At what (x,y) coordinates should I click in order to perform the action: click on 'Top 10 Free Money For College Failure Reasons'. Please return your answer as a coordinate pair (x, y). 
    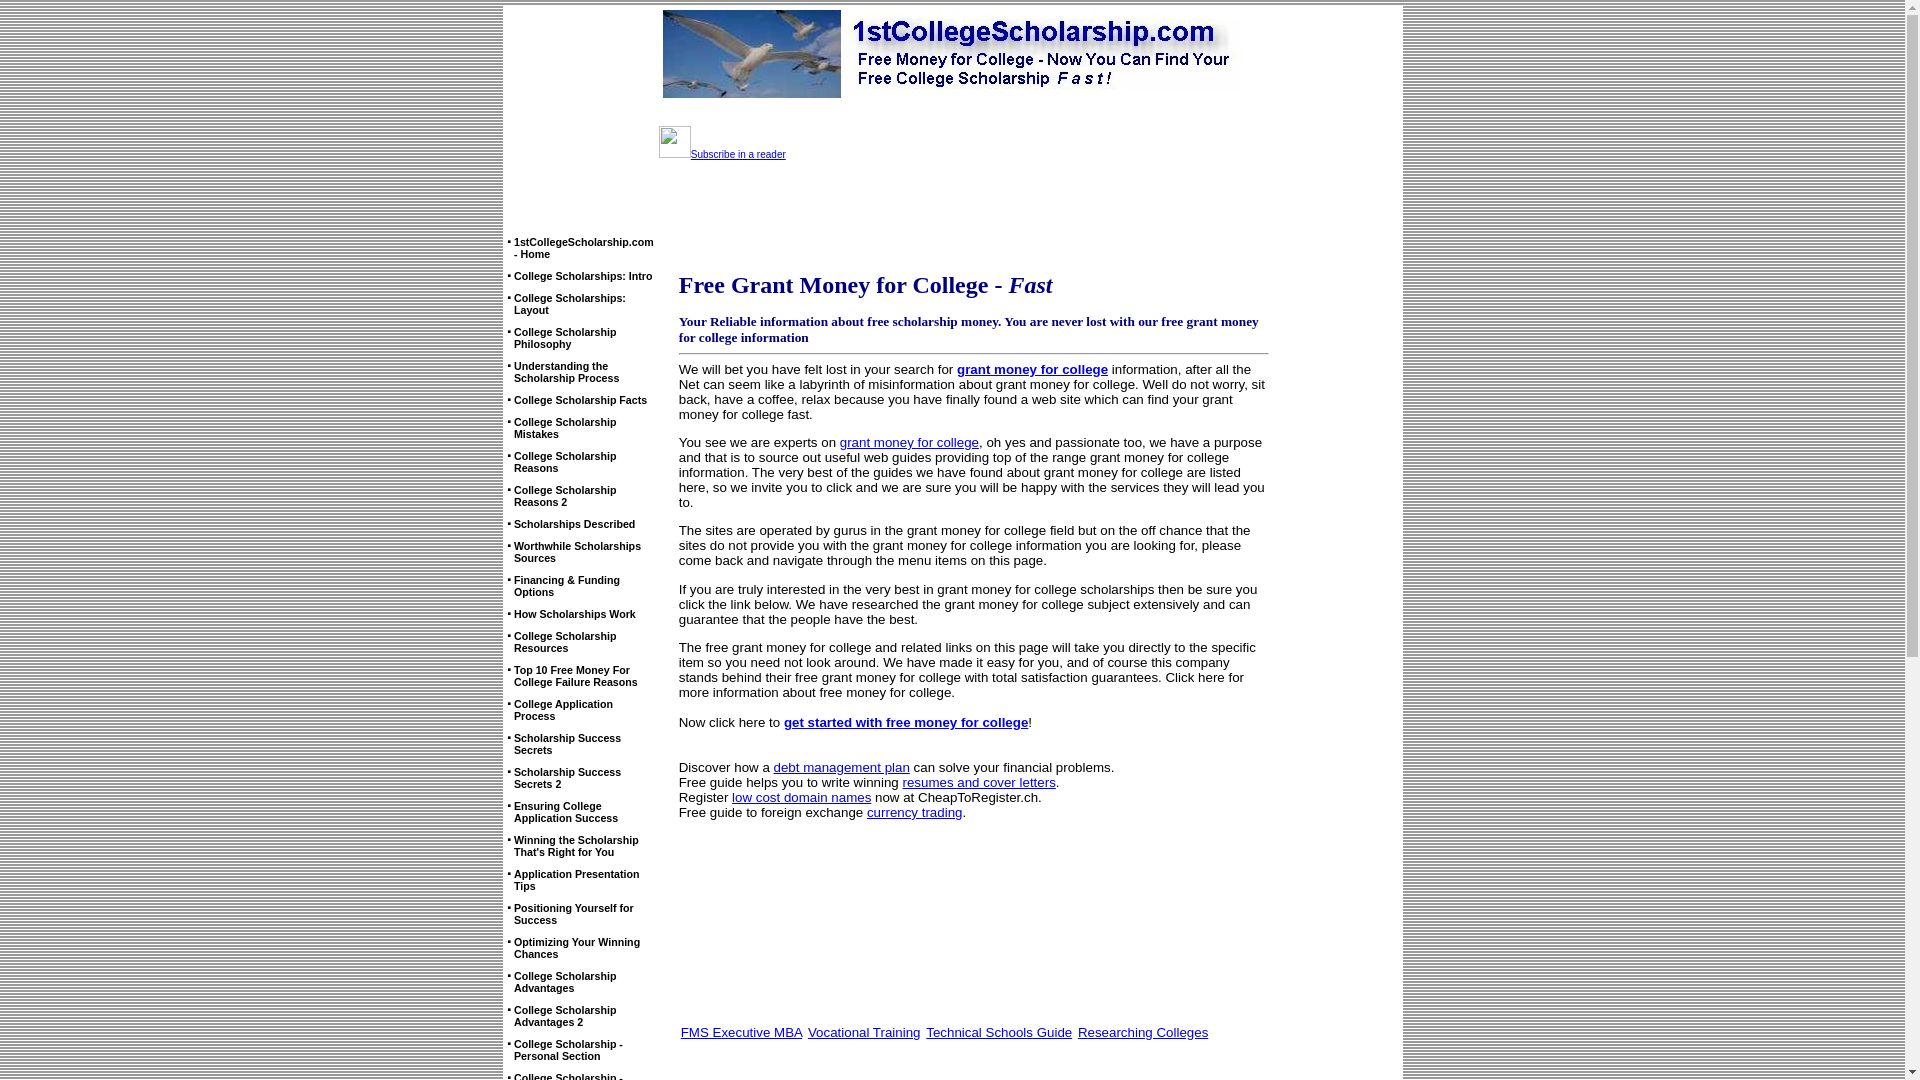
    Looking at the image, I should click on (575, 675).